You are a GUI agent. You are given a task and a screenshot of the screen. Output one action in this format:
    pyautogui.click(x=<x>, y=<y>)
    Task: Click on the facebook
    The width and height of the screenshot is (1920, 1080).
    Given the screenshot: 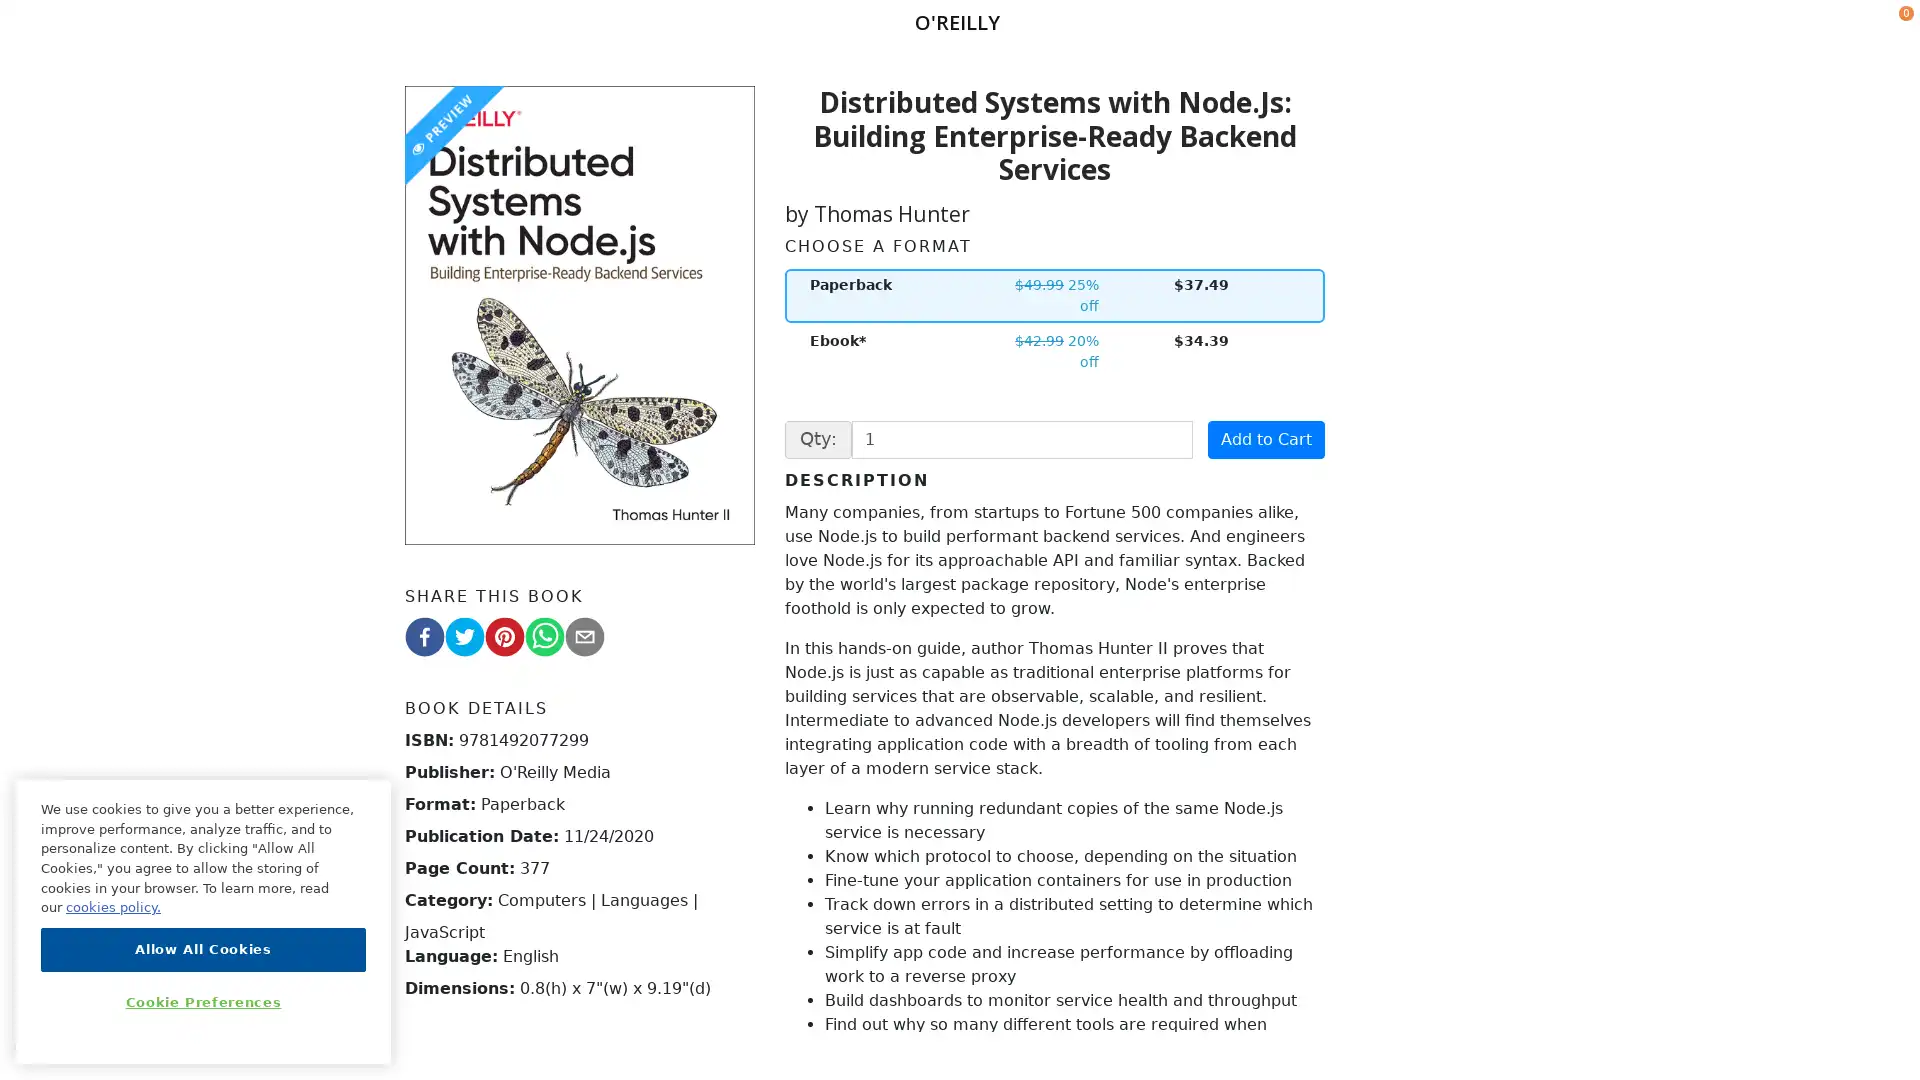 What is the action you would take?
    pyautogui.click(x=424, y=636)
    